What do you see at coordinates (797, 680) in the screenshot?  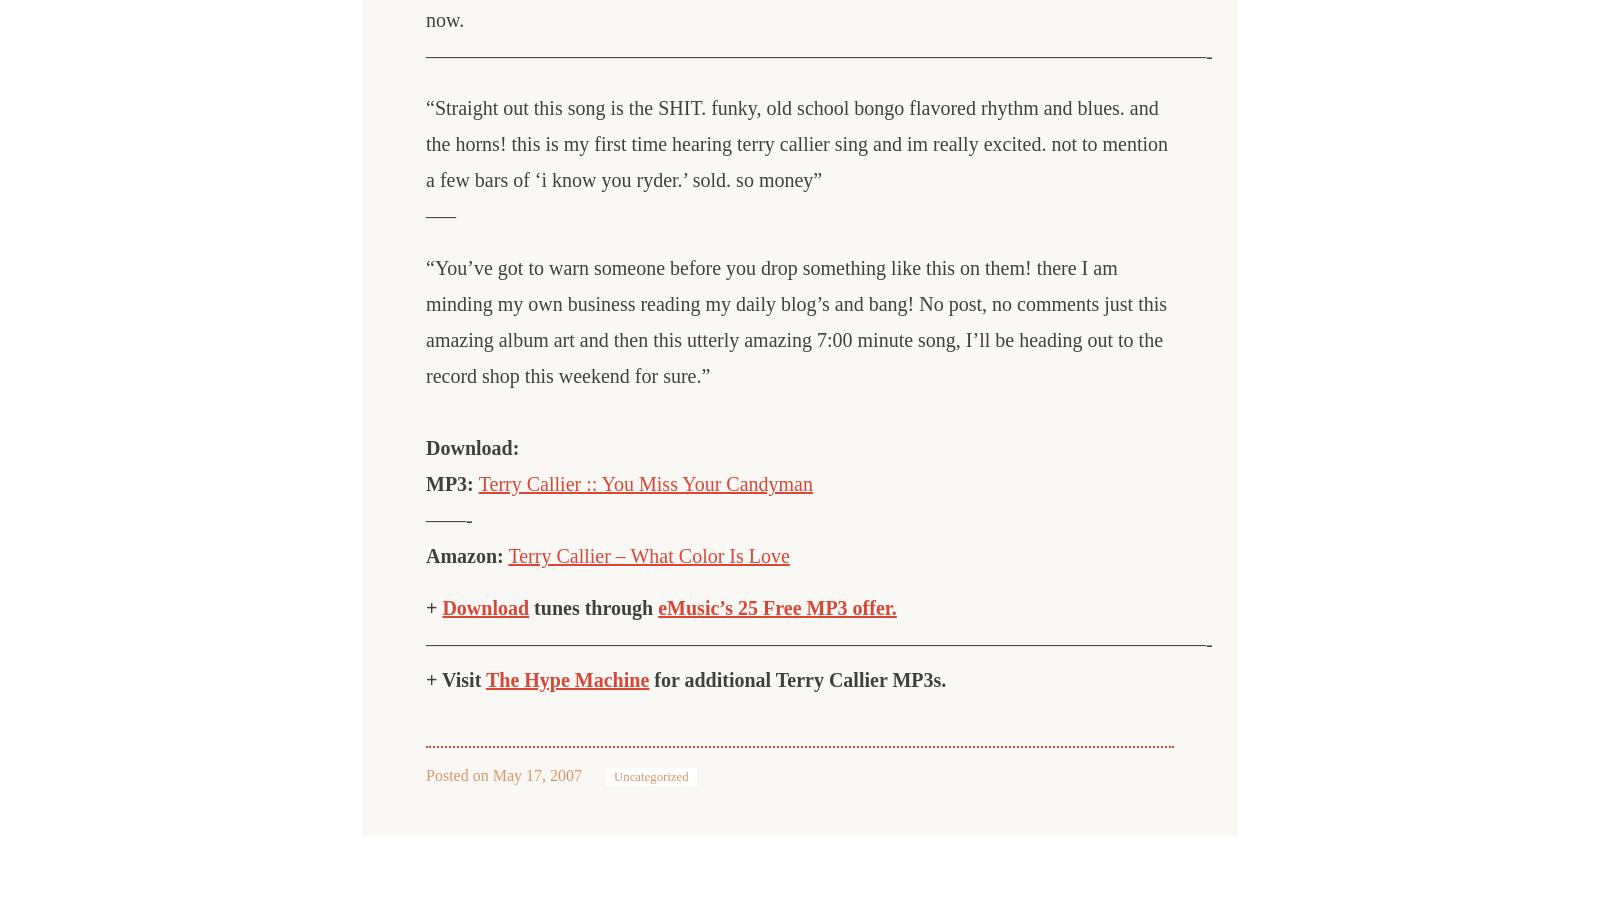 I see `'for additional Terry Callier MP3s.'` at bounding box center [797, 680].